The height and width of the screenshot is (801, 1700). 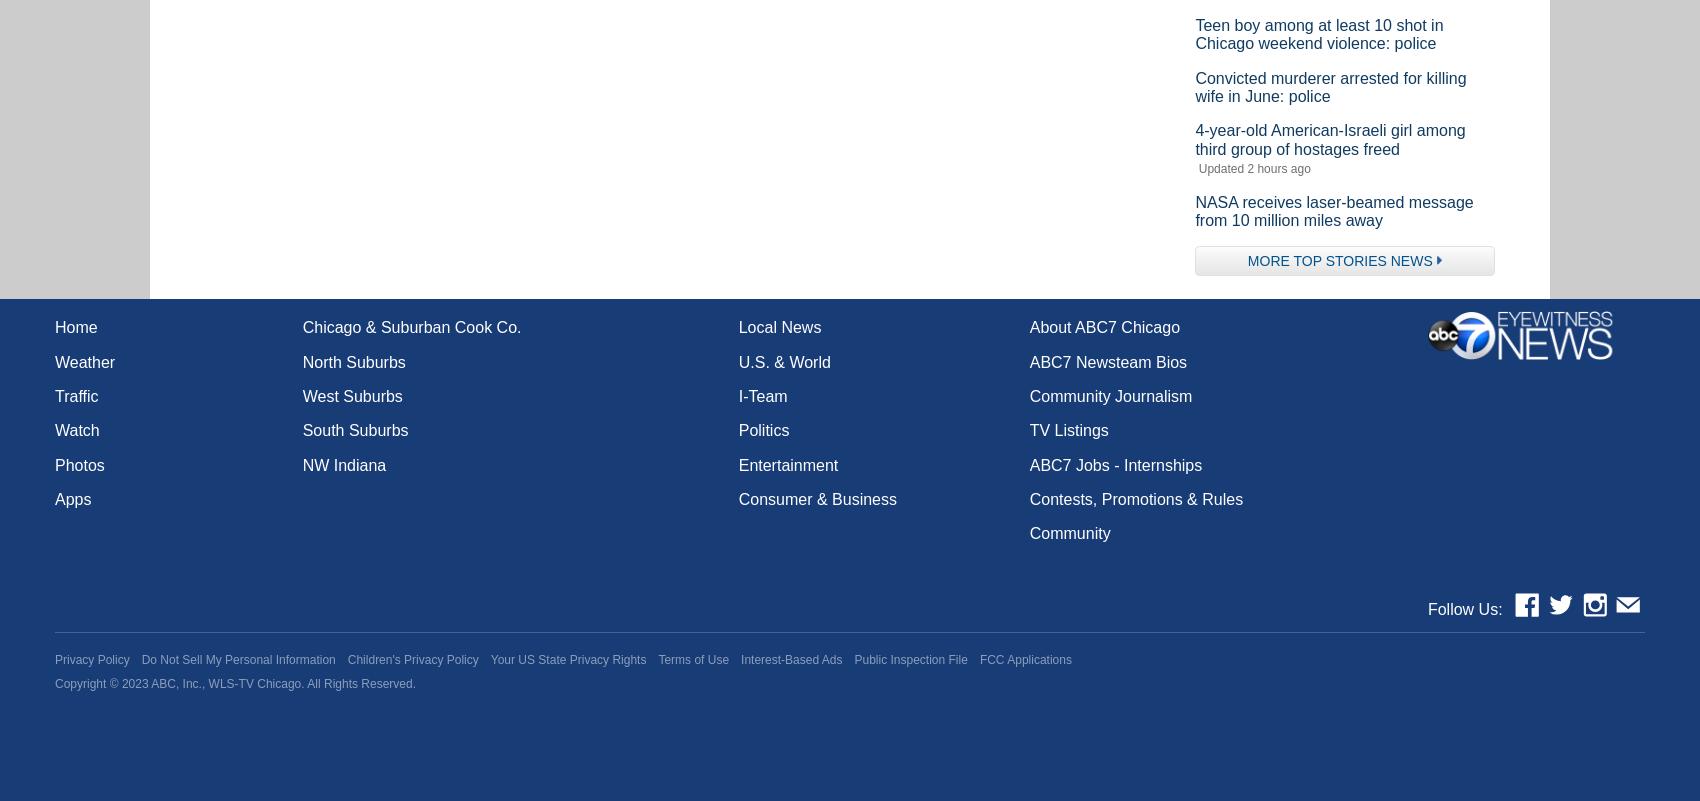 What do you see at coordinates (1293, 259) in the screenshot?
I see `'TOP STORIES News'` at bounding box center [1293, 259].